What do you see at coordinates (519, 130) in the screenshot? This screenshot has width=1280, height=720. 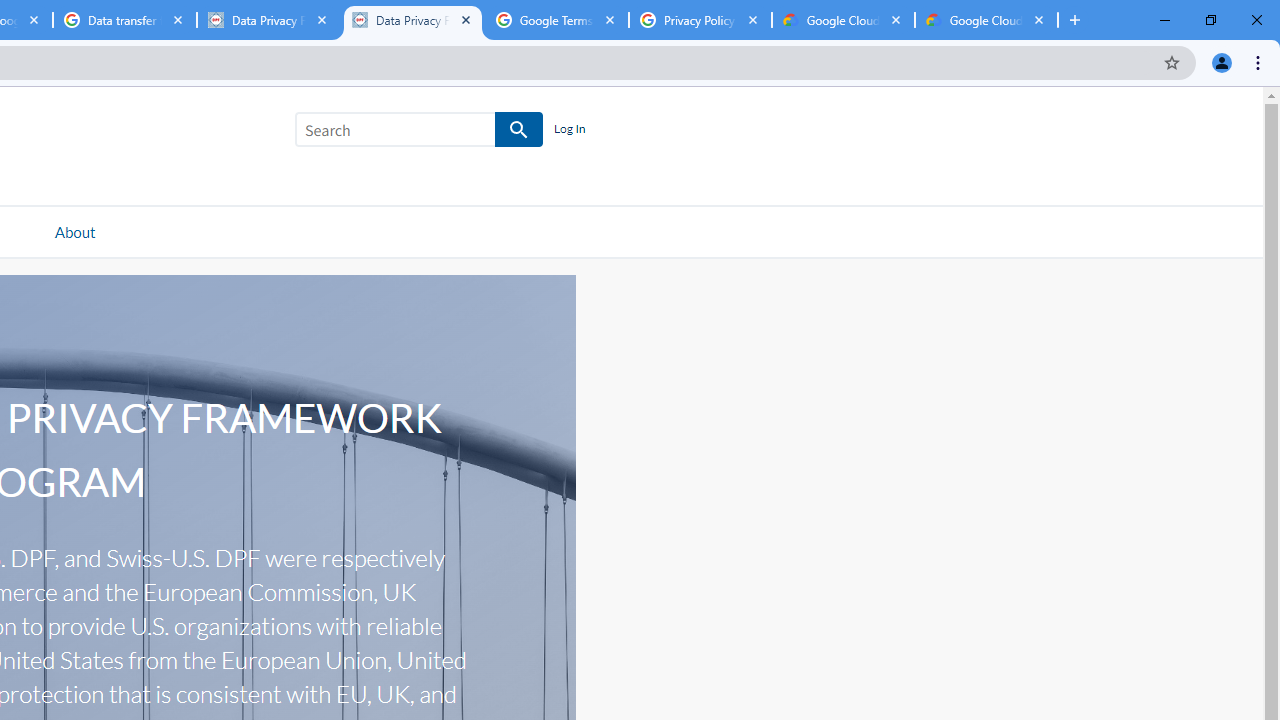 I see `'SEARCH'` at bounding box center [519, 130].